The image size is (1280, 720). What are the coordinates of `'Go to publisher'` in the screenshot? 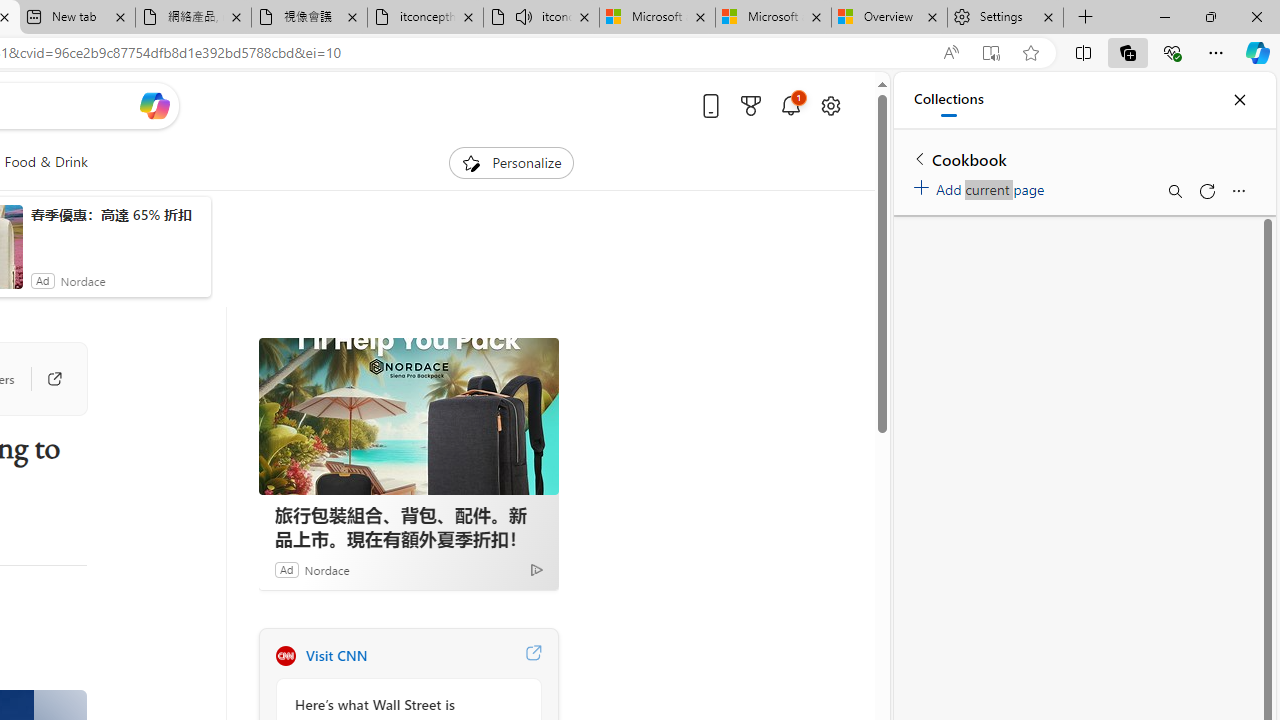 It's located at (44, 379).